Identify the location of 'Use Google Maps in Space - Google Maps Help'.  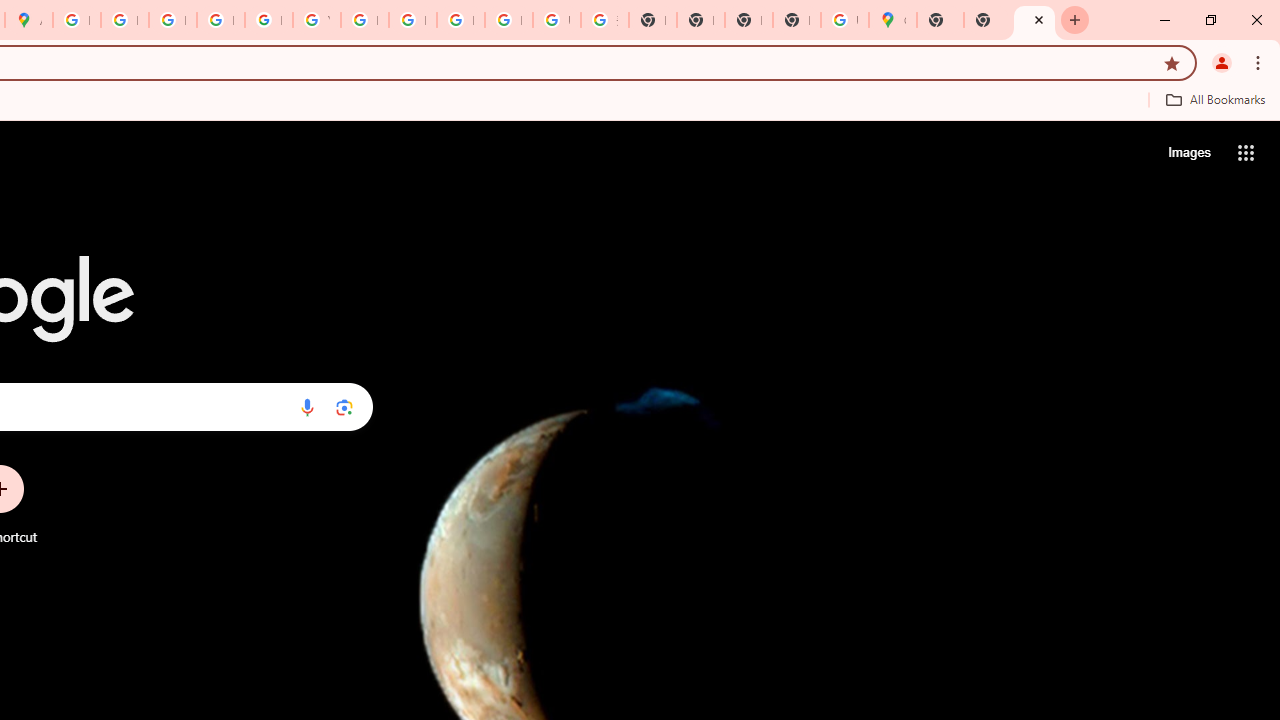
(844, 20).